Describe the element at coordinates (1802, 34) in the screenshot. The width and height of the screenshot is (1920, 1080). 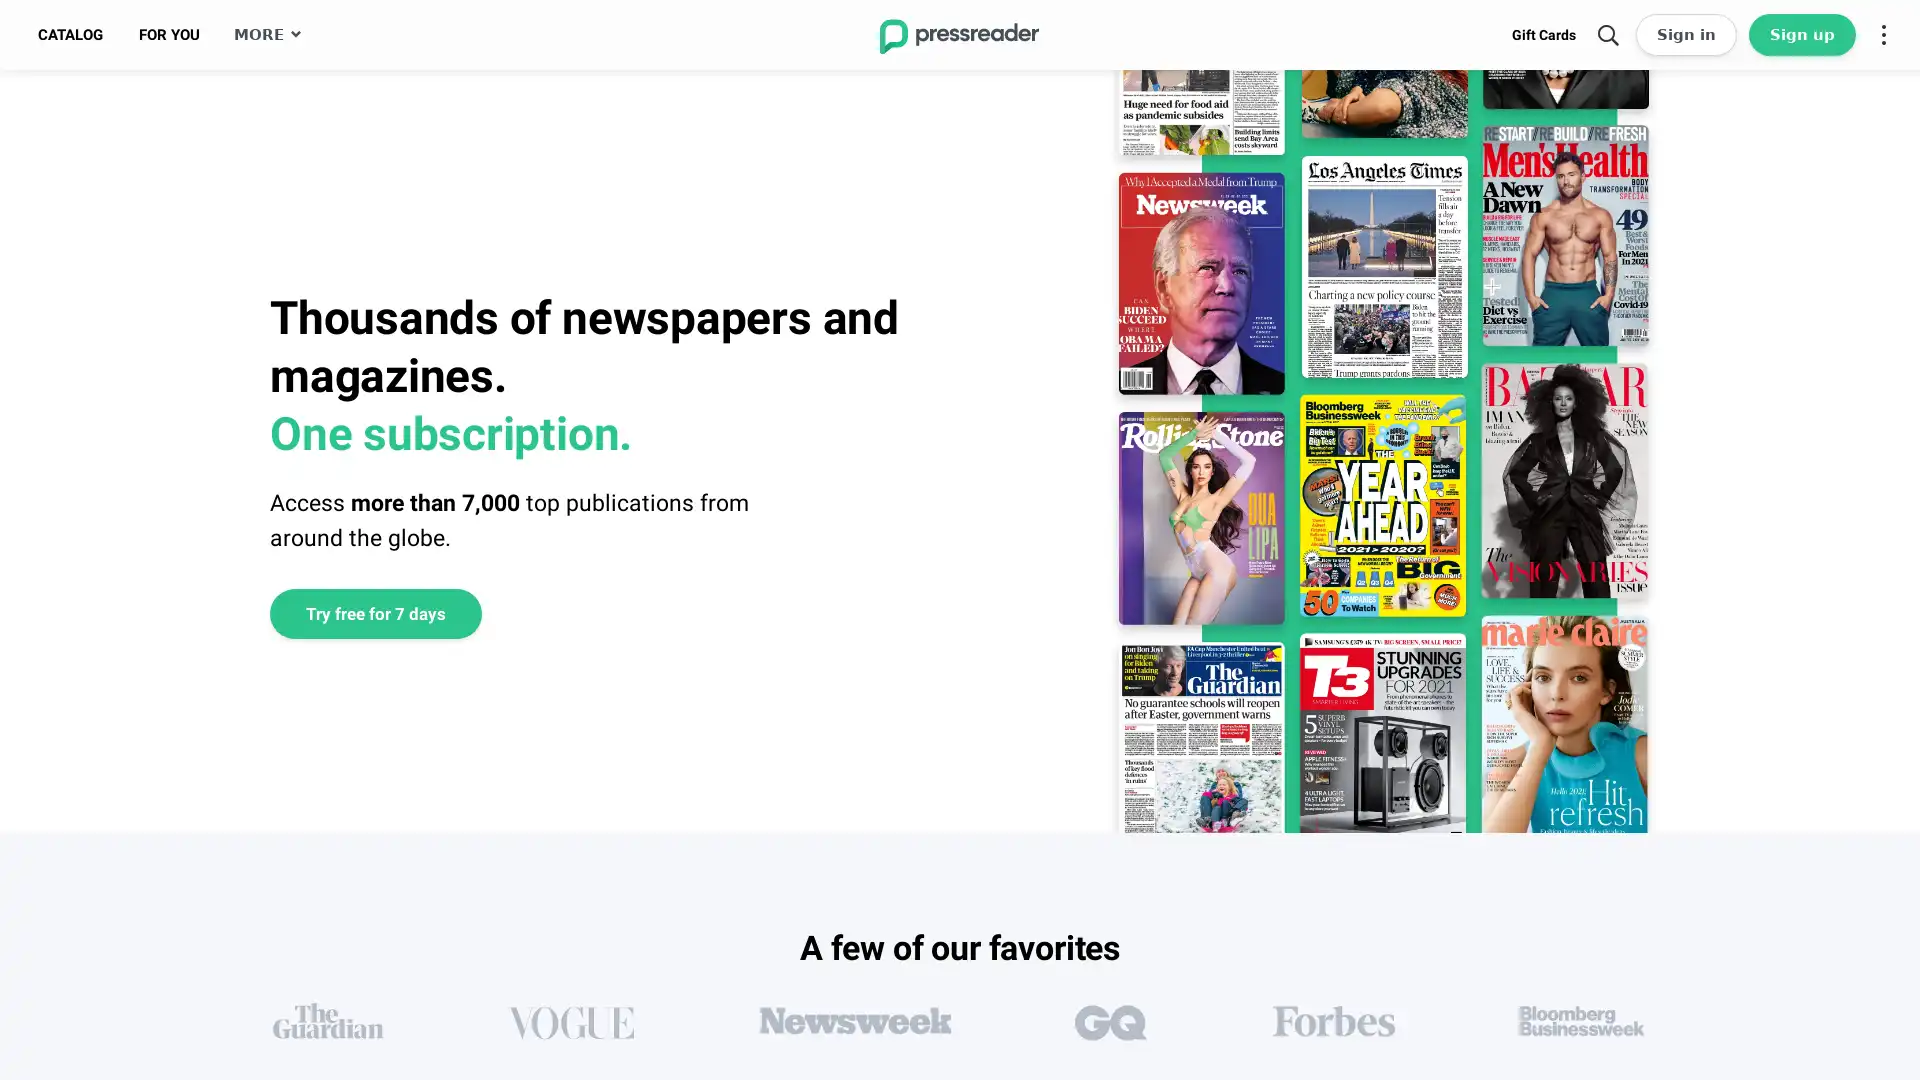
I see `Sign up` at that location.